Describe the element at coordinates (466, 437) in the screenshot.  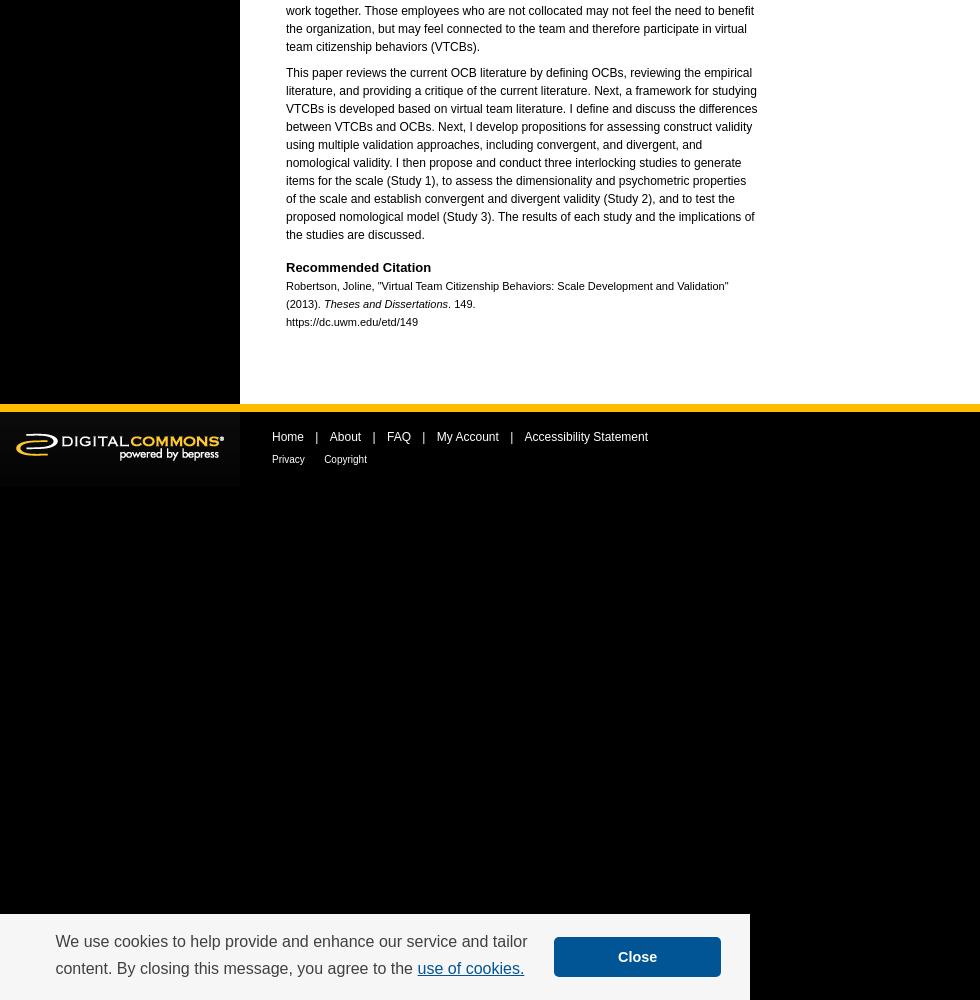
I see `'My Account'` at that location.